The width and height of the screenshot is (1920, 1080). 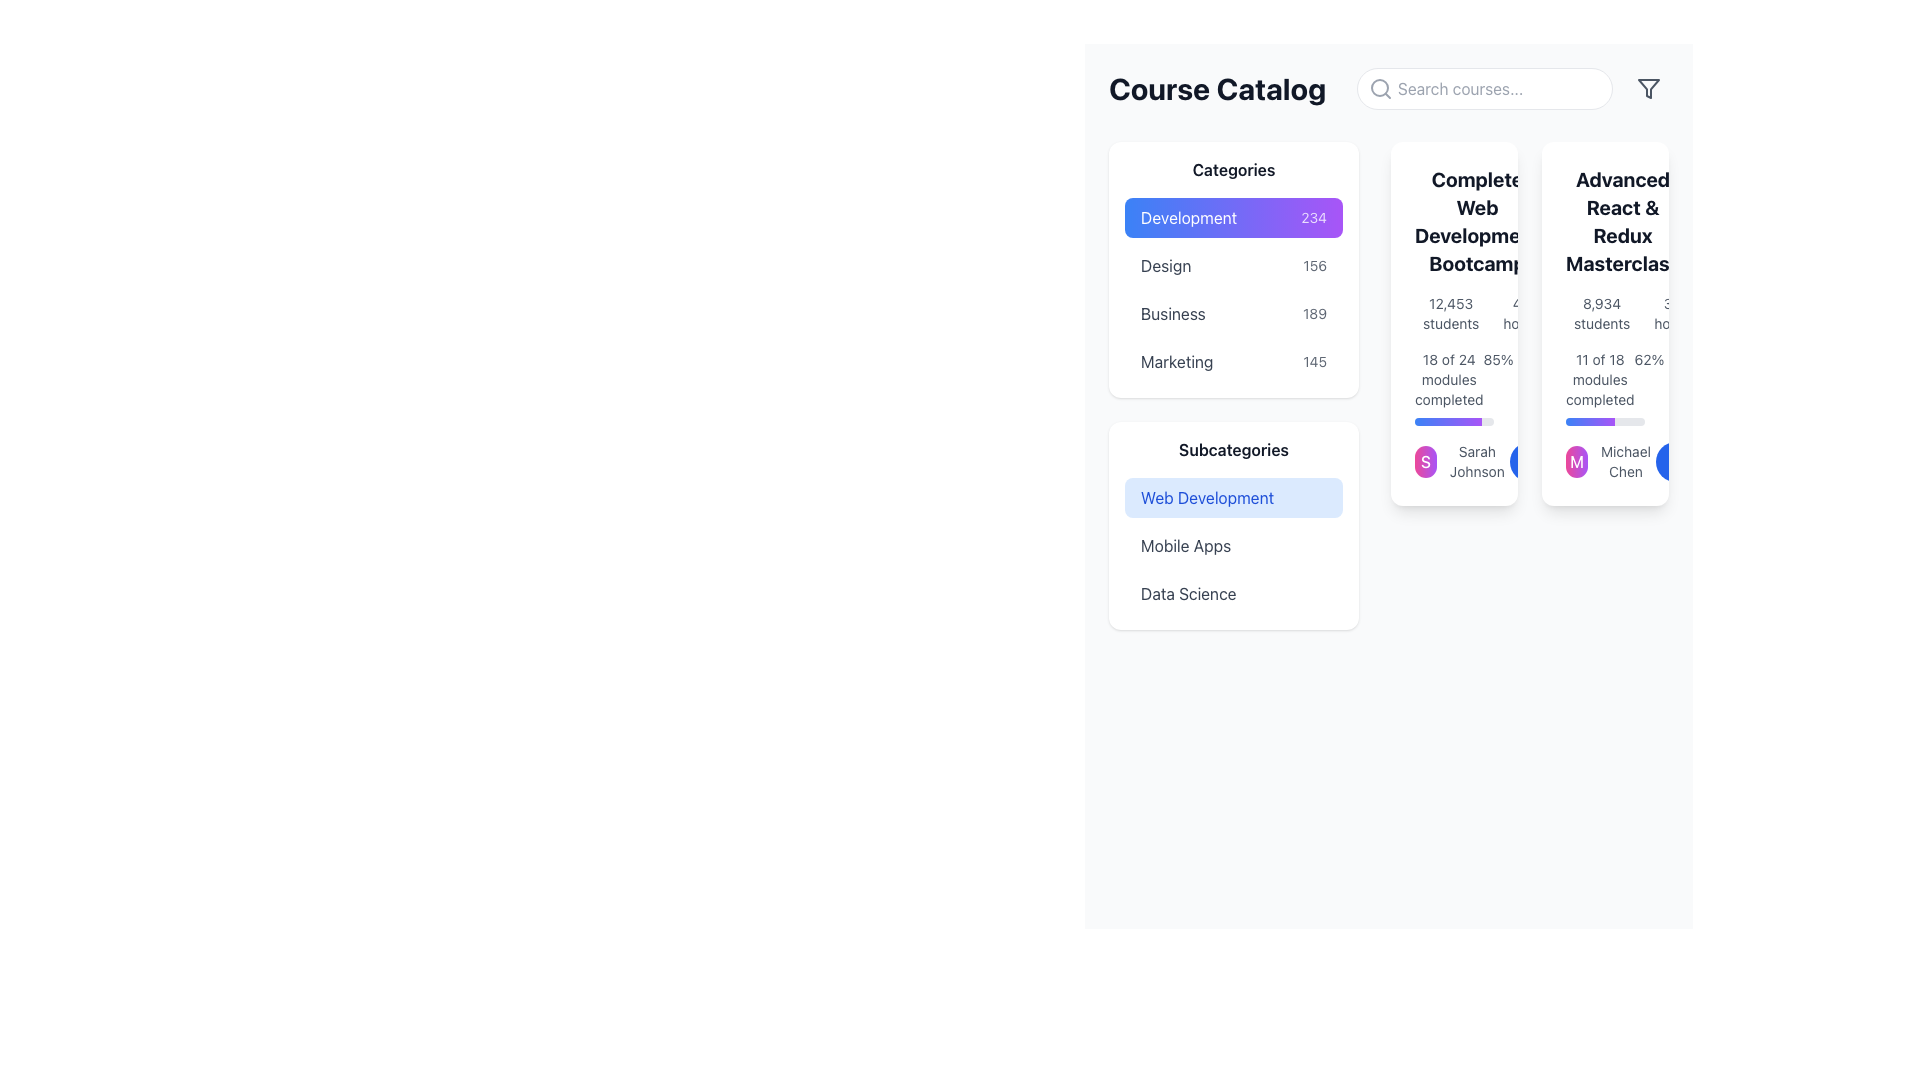 I want to click on the third entry in the Categories section labeled 'Business', so click(x=1232, y=313).